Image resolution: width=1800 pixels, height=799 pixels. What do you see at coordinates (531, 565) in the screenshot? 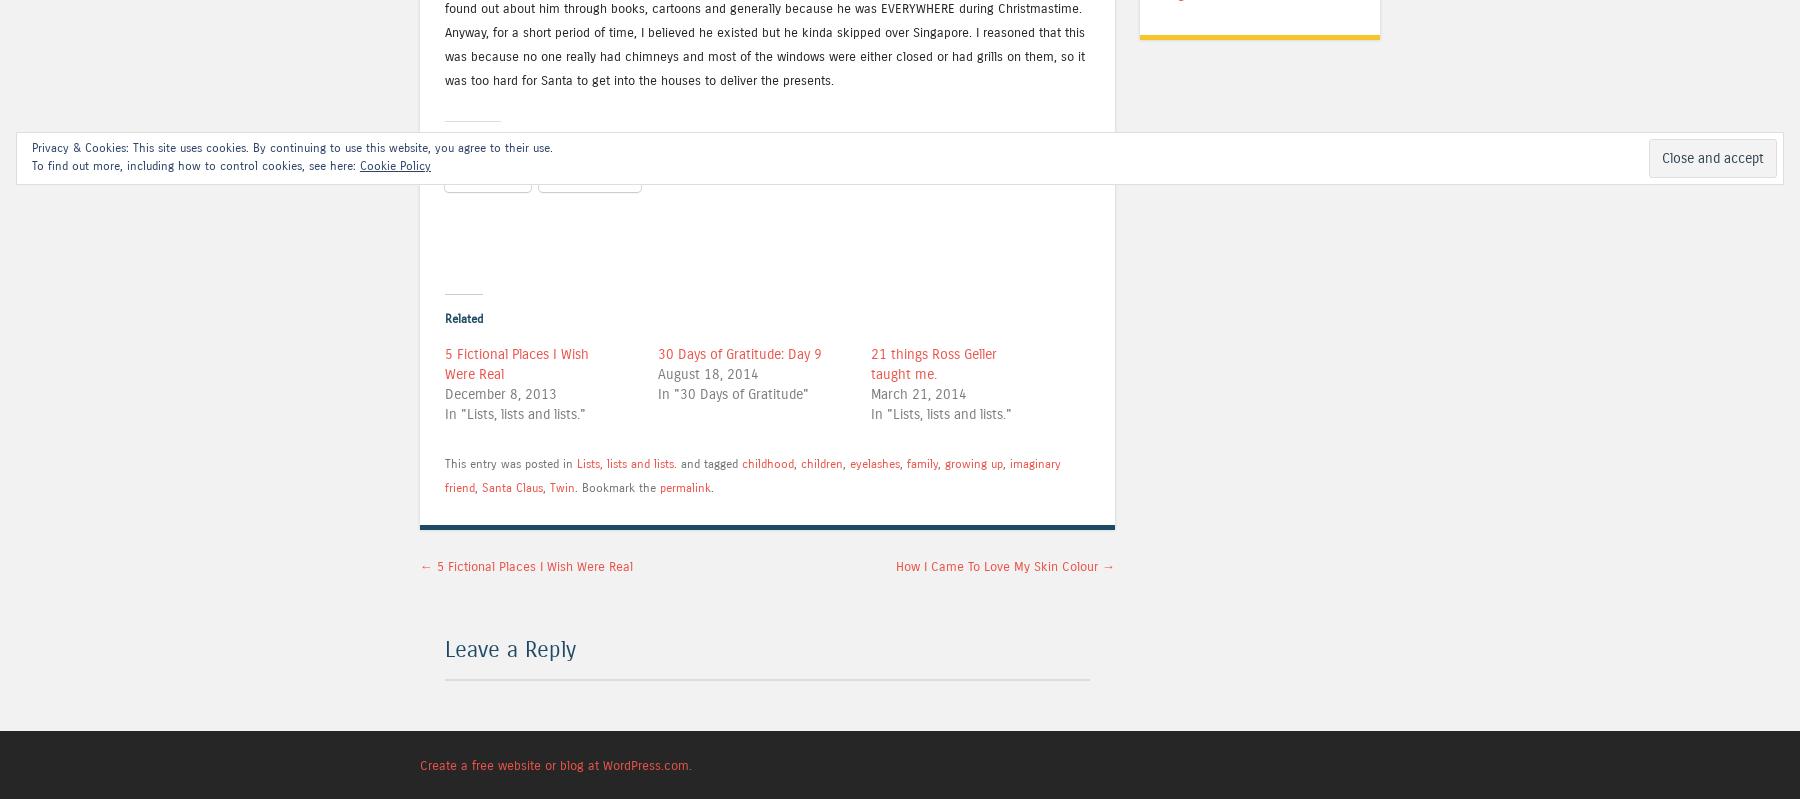
I see `'5 Fictional Places I Wish Were Real'` at bounding box center [531, 565].